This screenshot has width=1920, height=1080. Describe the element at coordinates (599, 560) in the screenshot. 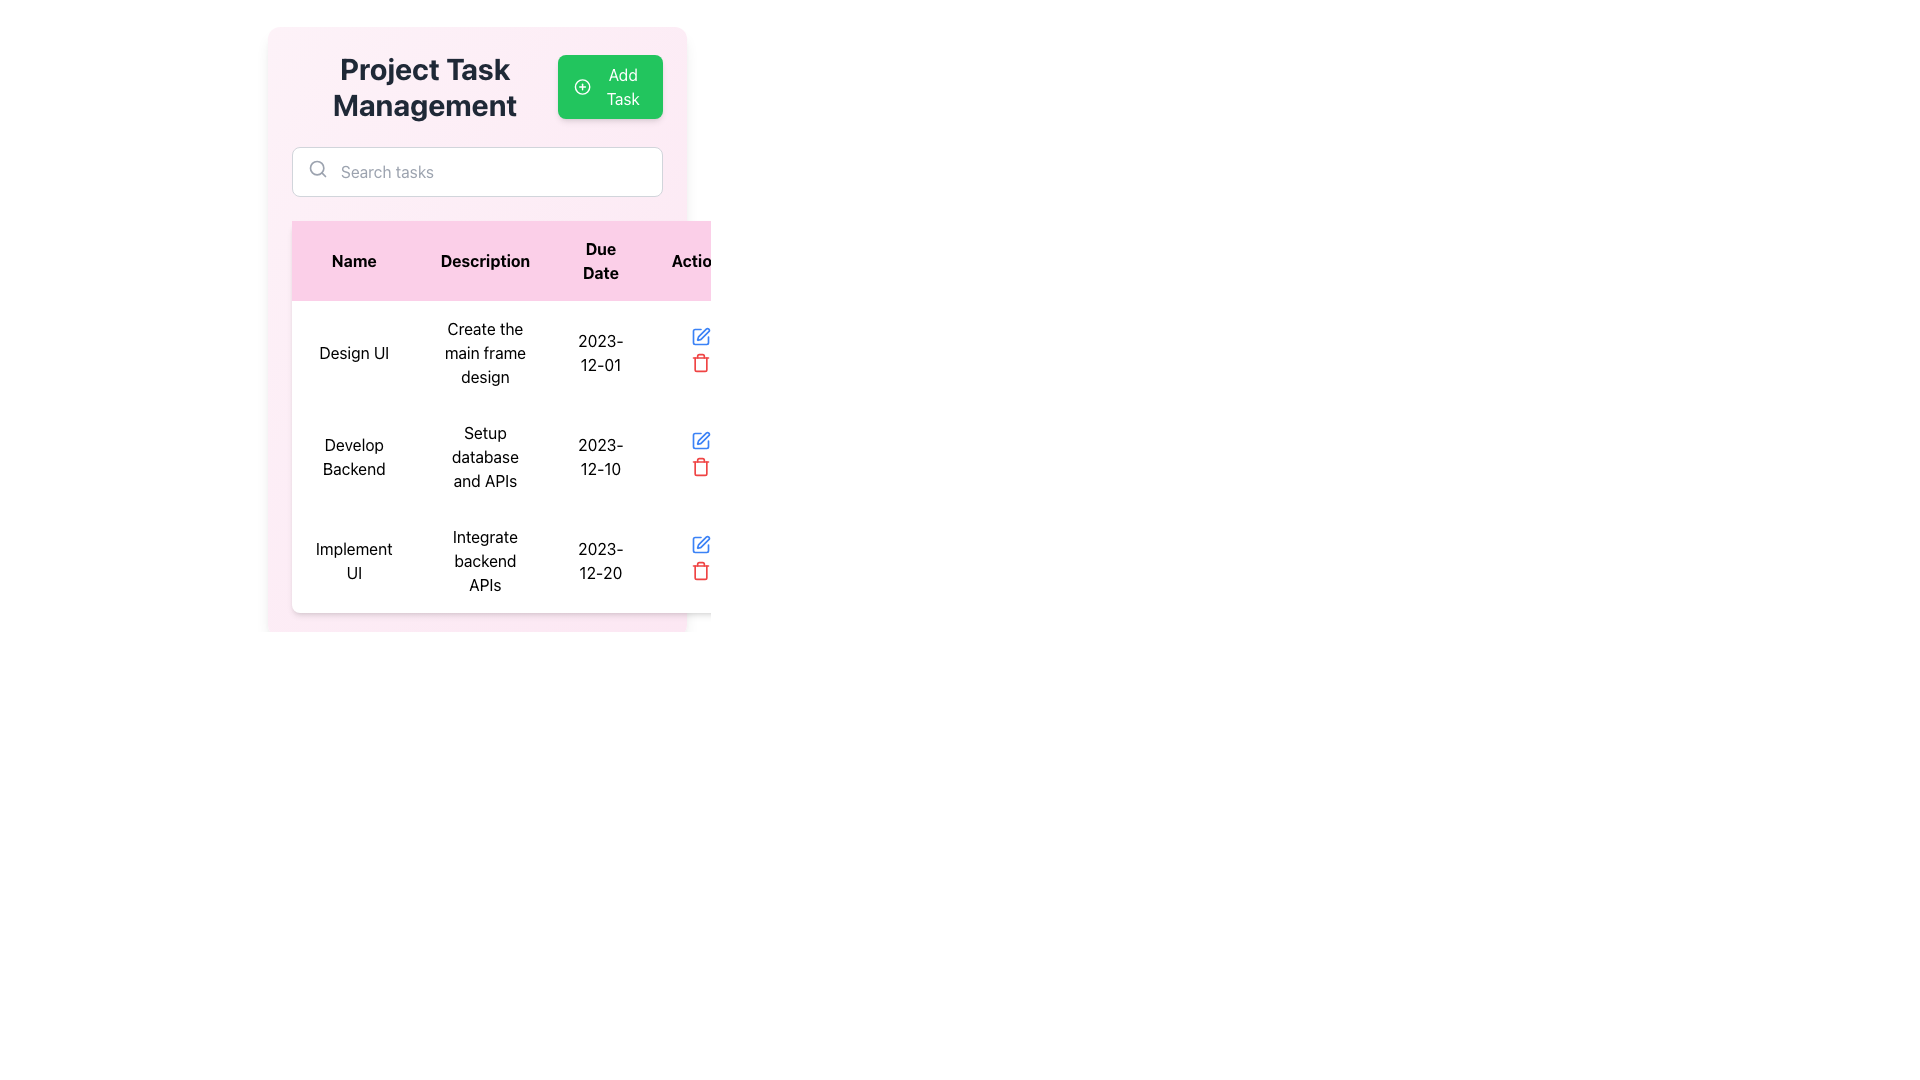

I see `the text block displaying the date '2023-12-20' in the 'Due Date' column of the table` at that location.